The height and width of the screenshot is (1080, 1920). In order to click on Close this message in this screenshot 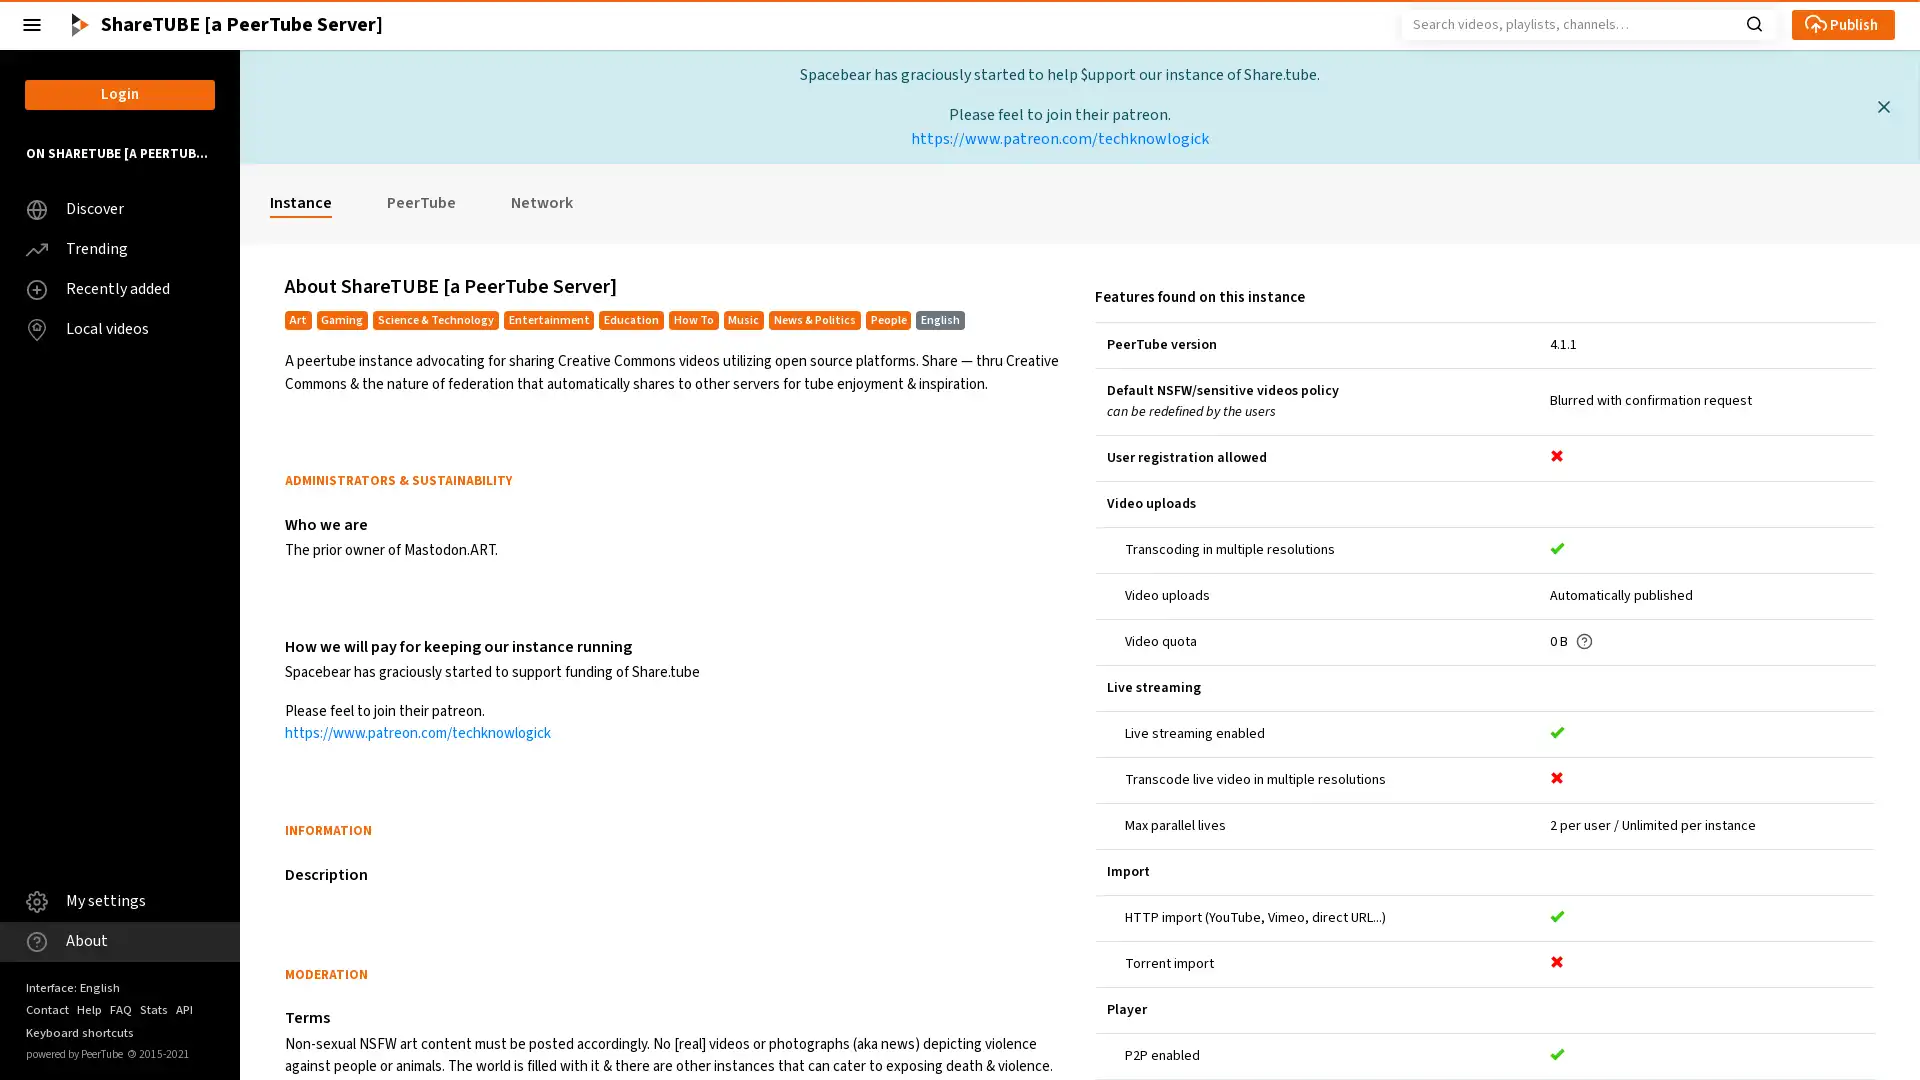, I will do `click(1882, 106)`.